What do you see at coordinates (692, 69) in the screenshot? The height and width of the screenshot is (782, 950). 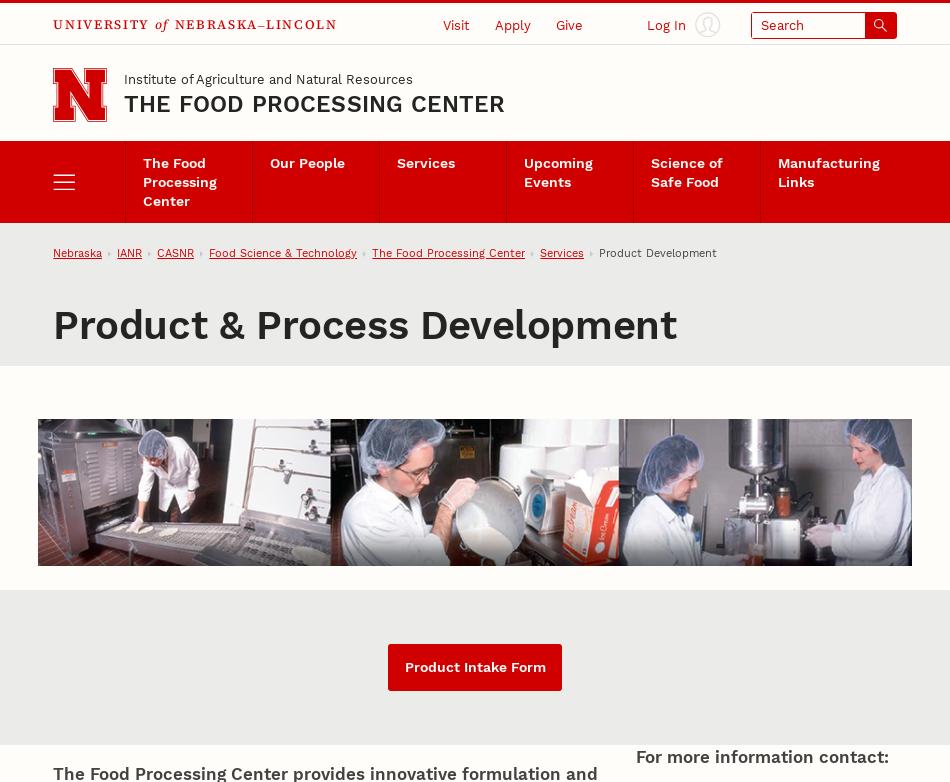 I see `'Special Processes for Food Service'` at bounding box center [692, 69].